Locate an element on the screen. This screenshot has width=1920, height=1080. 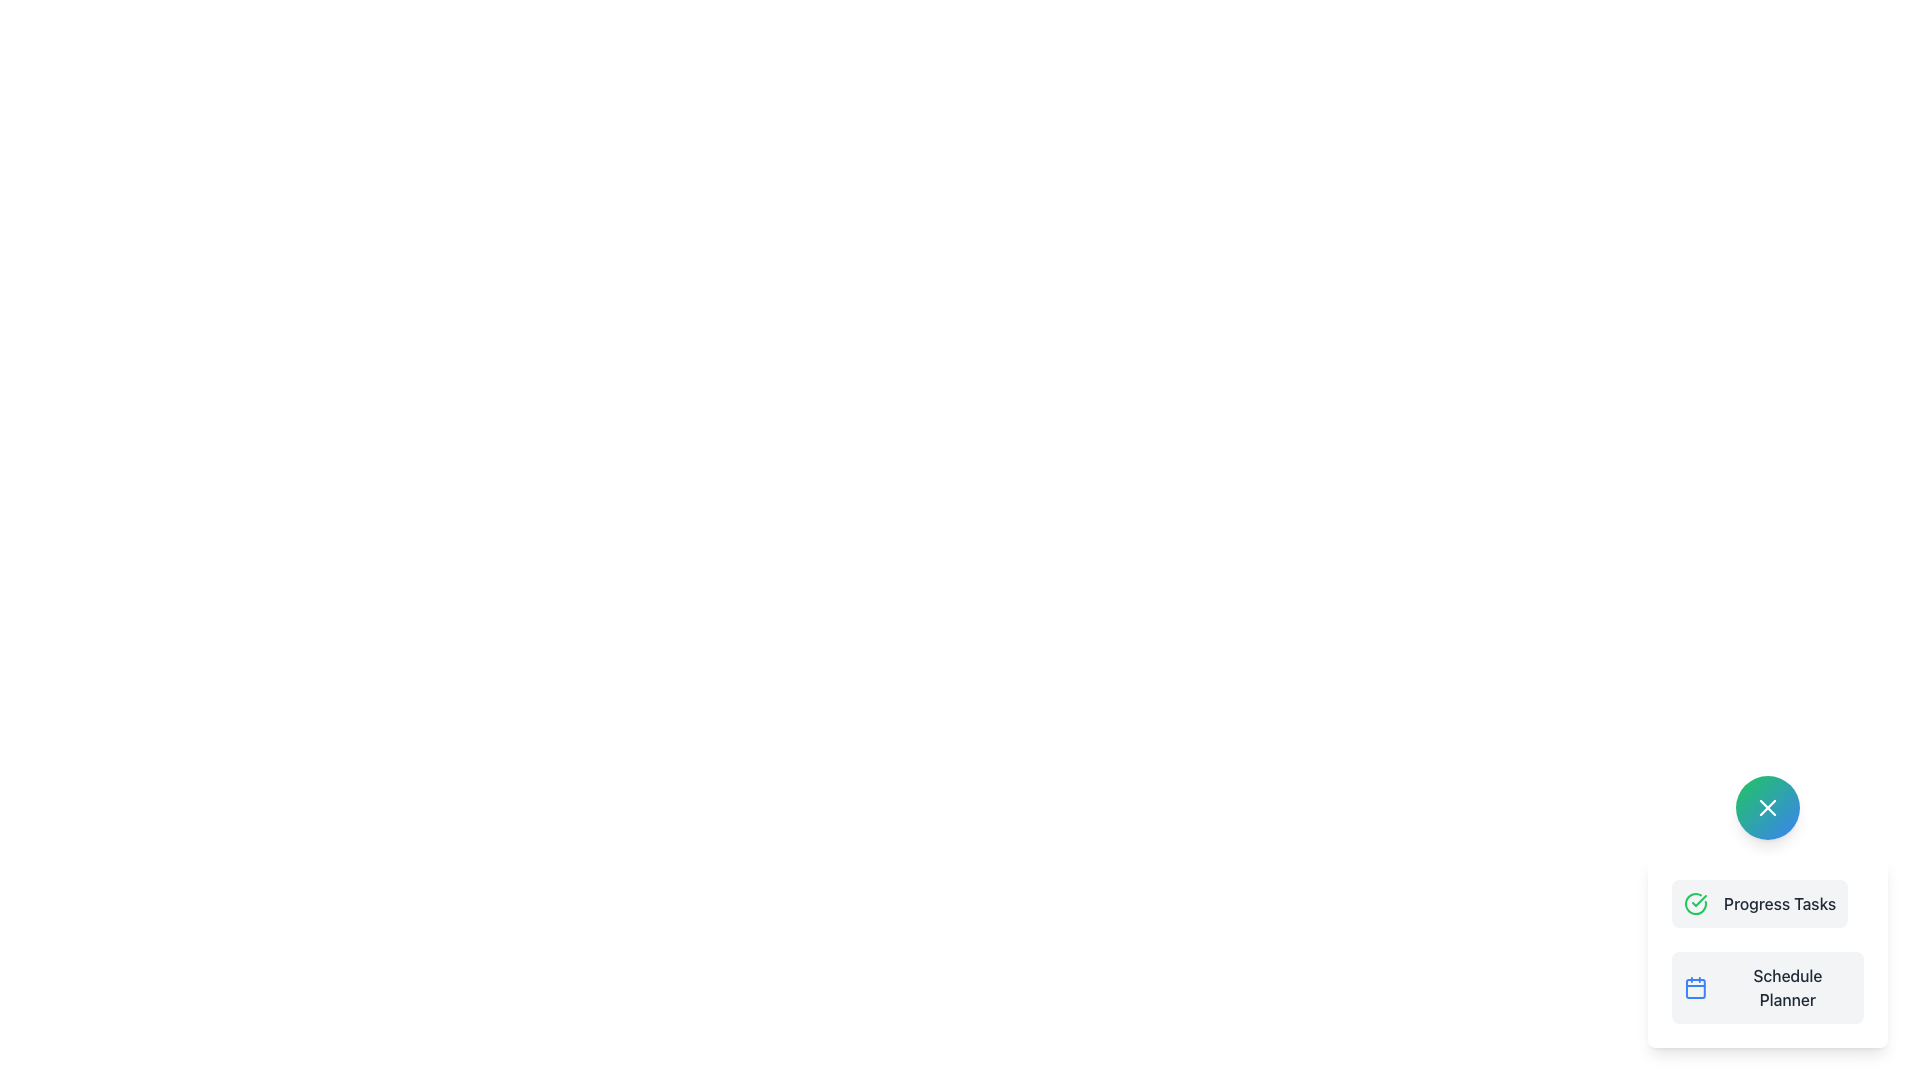
properties of the decorative or status-indicative icon representing partial progress or a checkmark design located in the bottom right corner of the interface is located at coordinates (1694, 902).